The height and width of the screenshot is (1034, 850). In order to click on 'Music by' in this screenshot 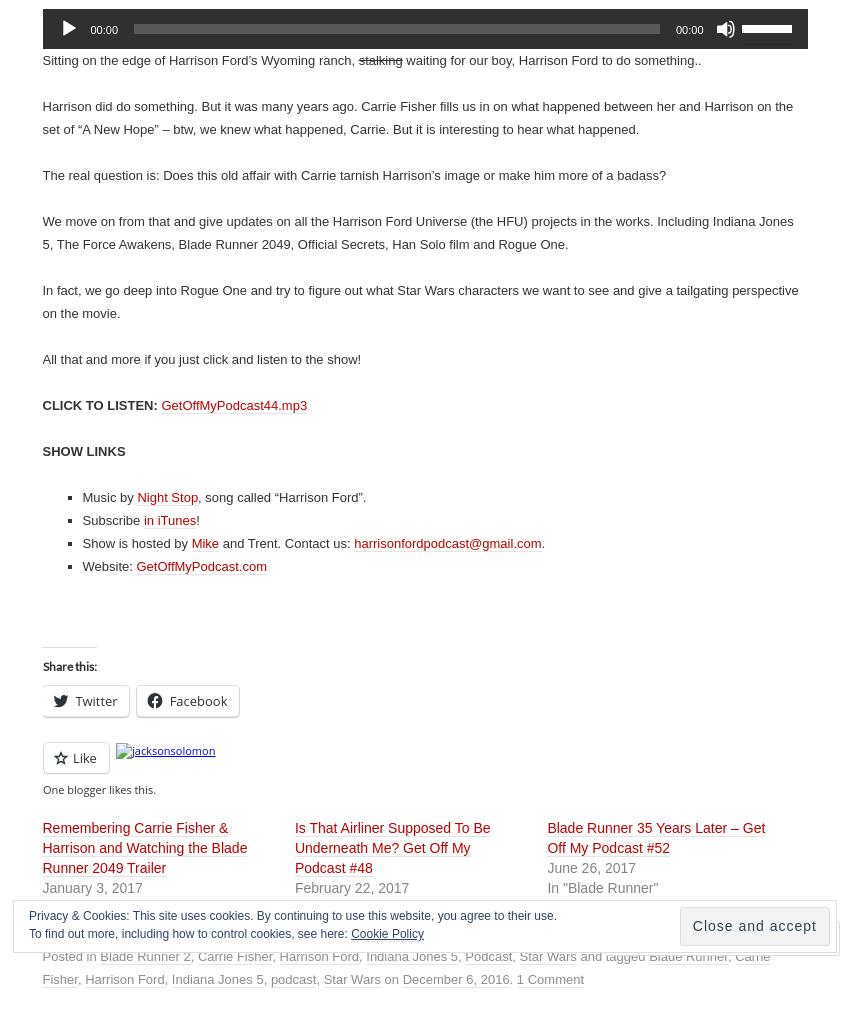, I will do `click(108, 496)`.